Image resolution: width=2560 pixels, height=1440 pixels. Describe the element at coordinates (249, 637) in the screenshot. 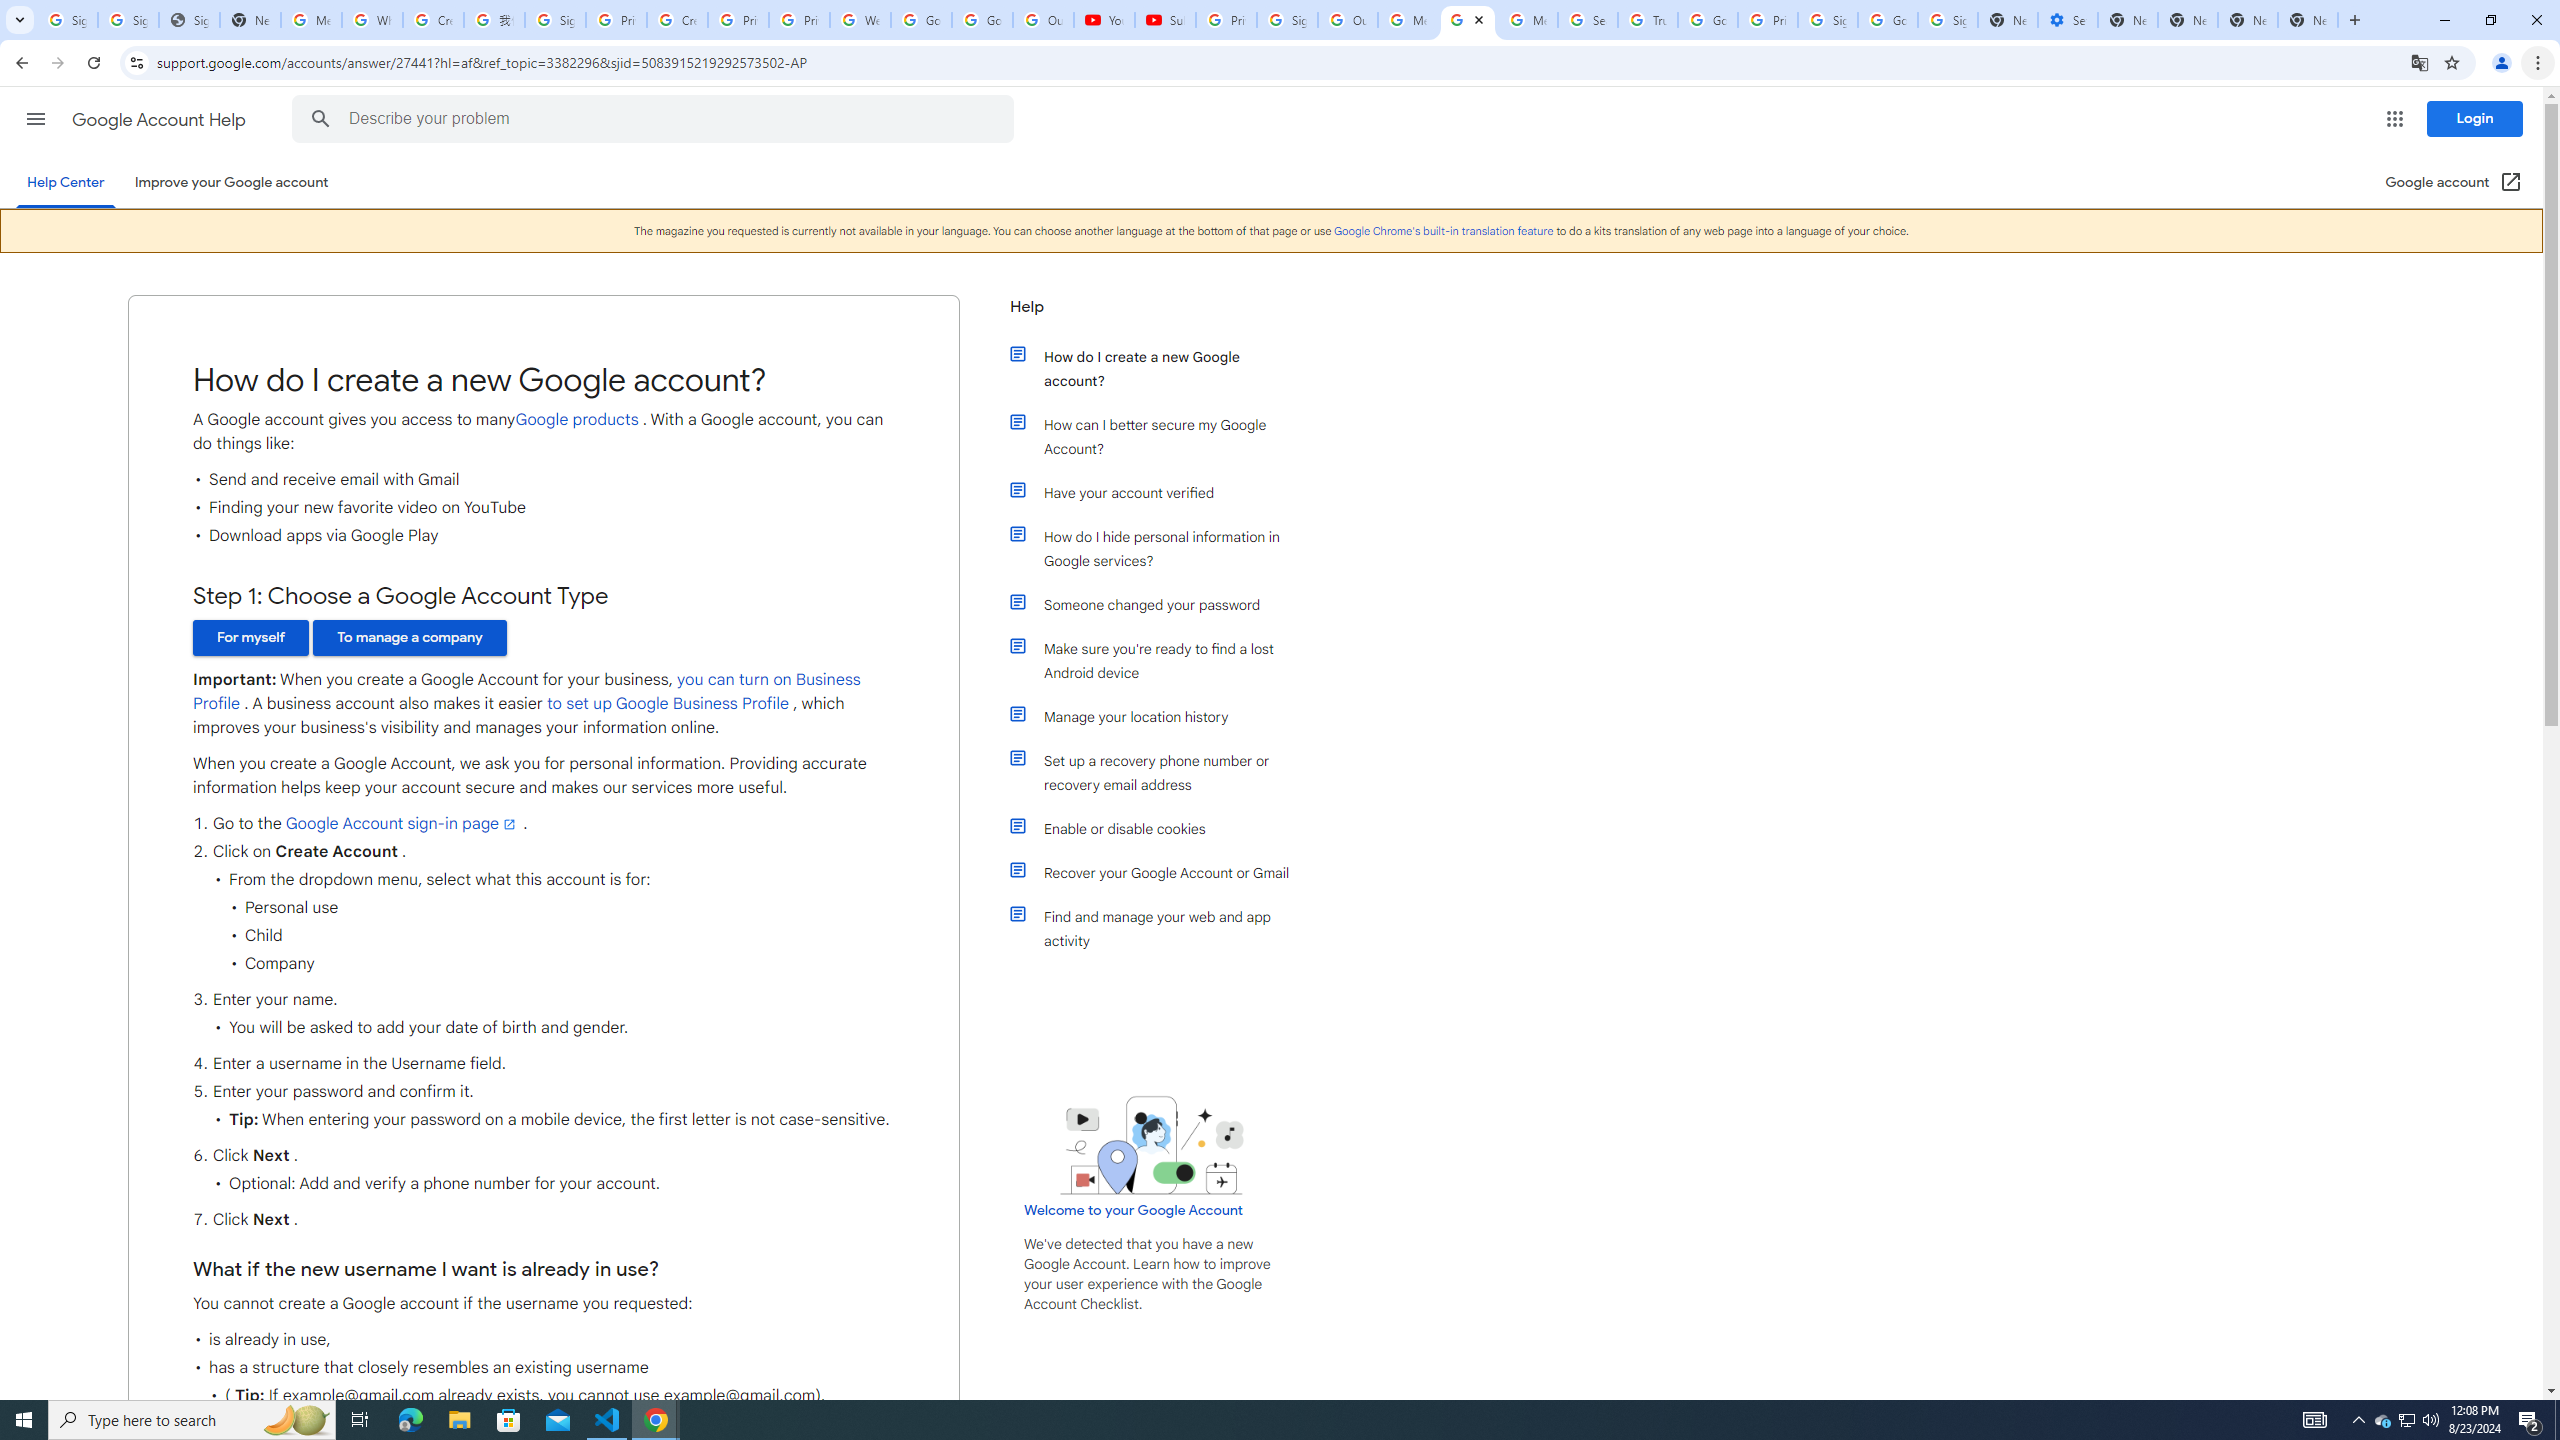

I see `'For myself'` at that location.